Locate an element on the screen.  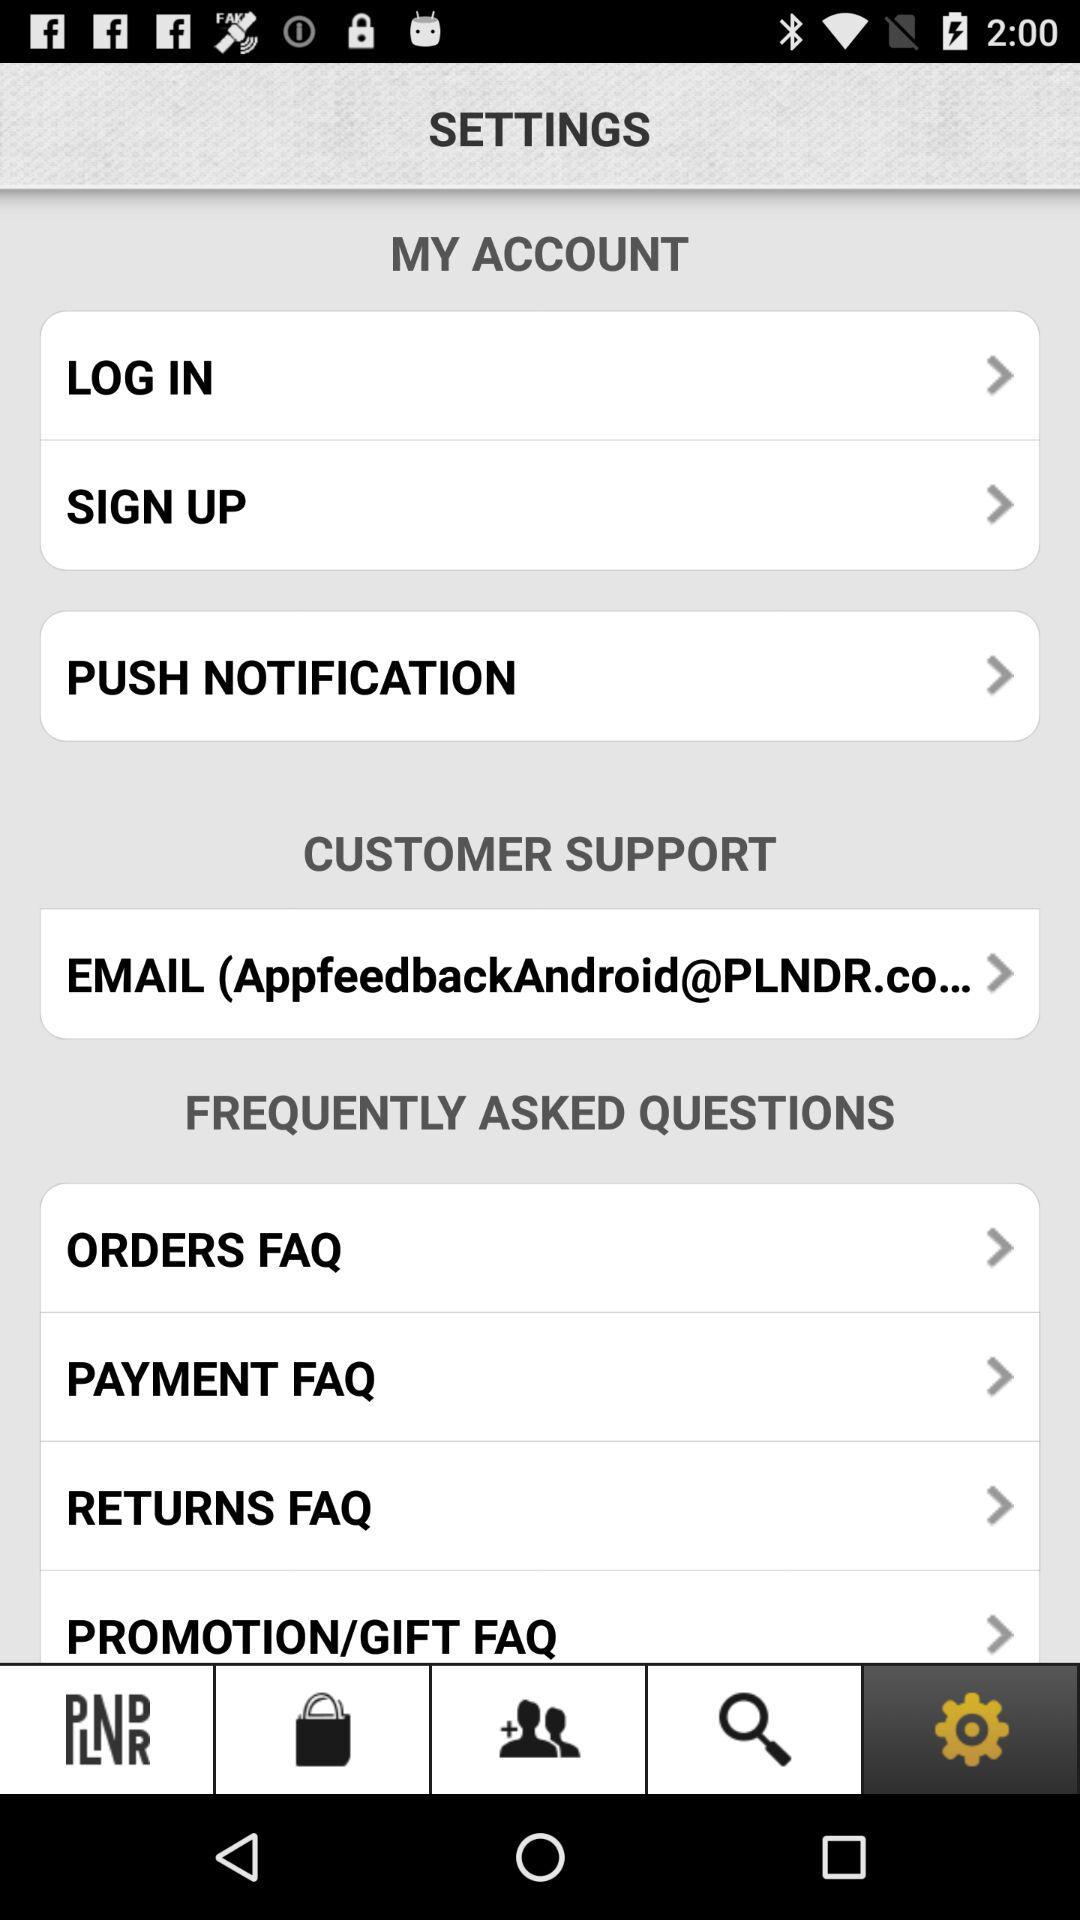
the log in icon is located at coordinates (540, 376).